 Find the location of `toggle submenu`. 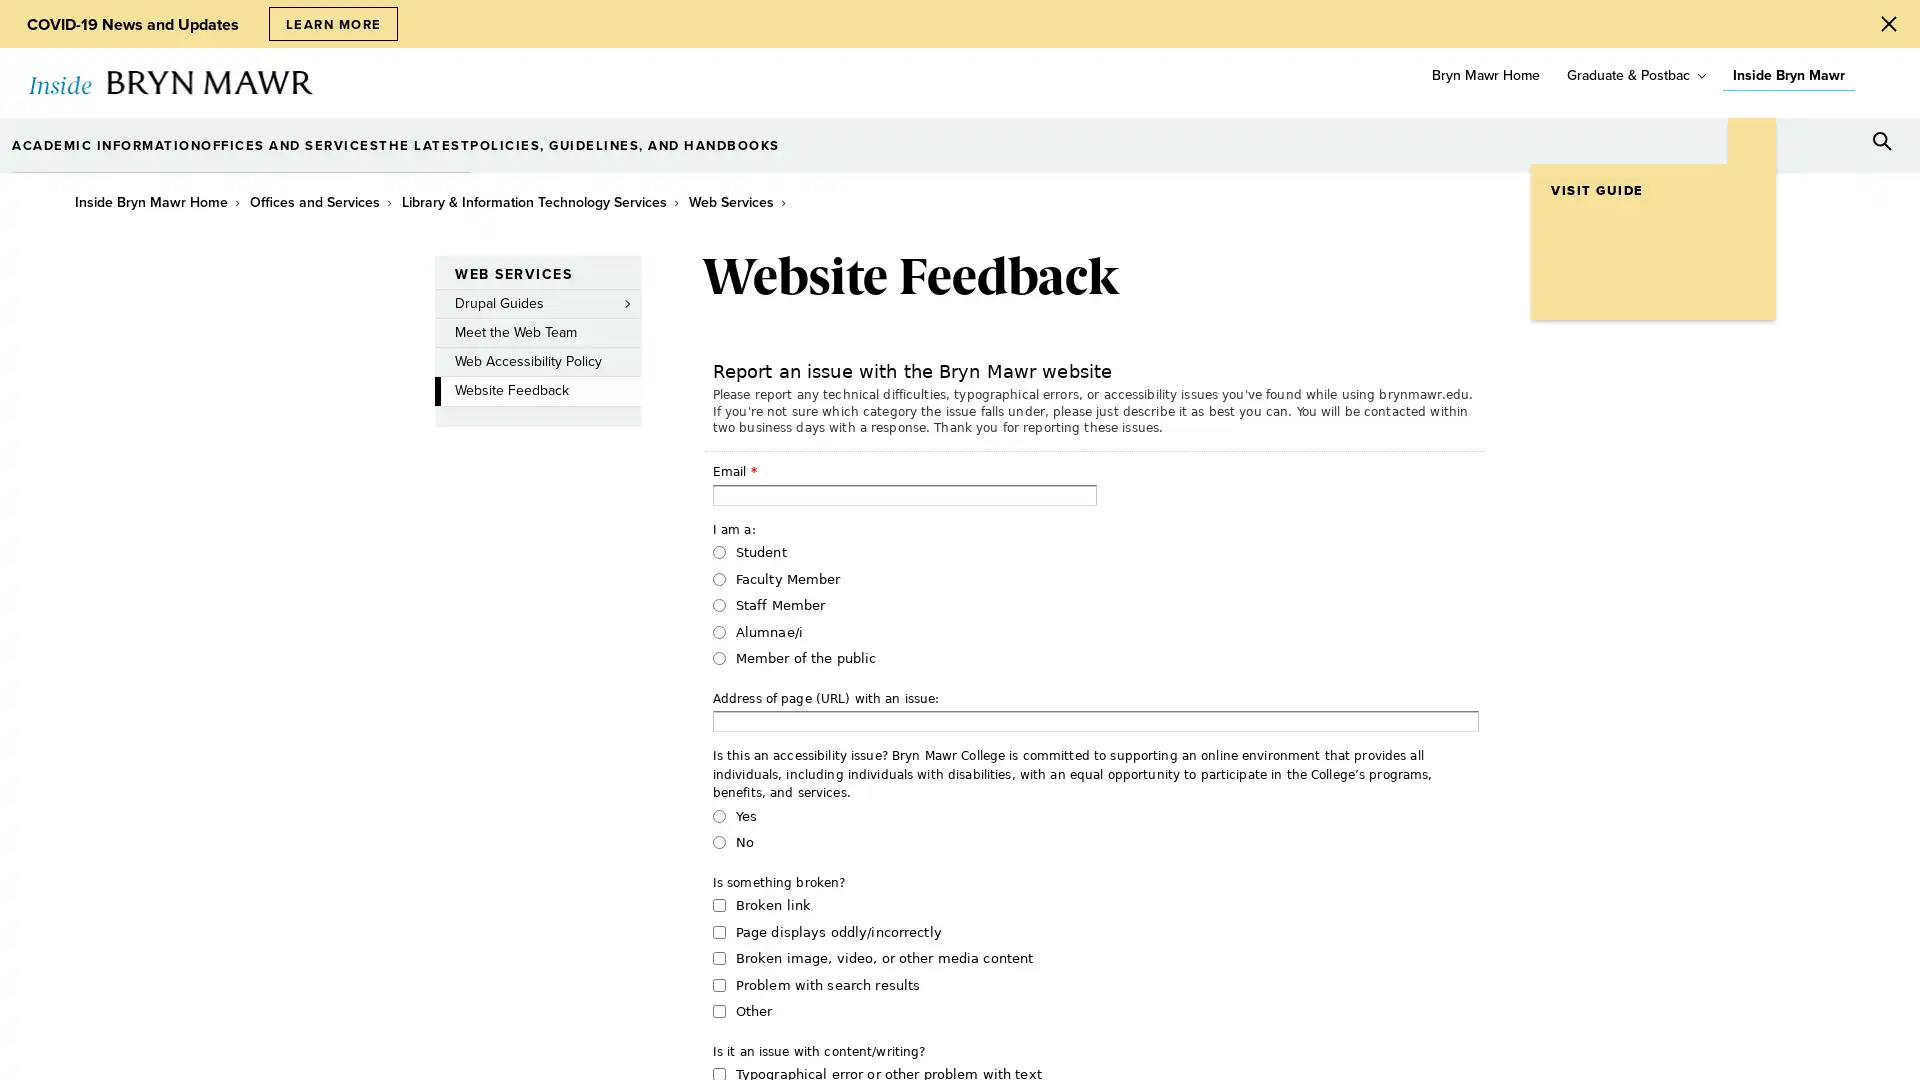

toggle submenu is located at coordinates (437, 130).